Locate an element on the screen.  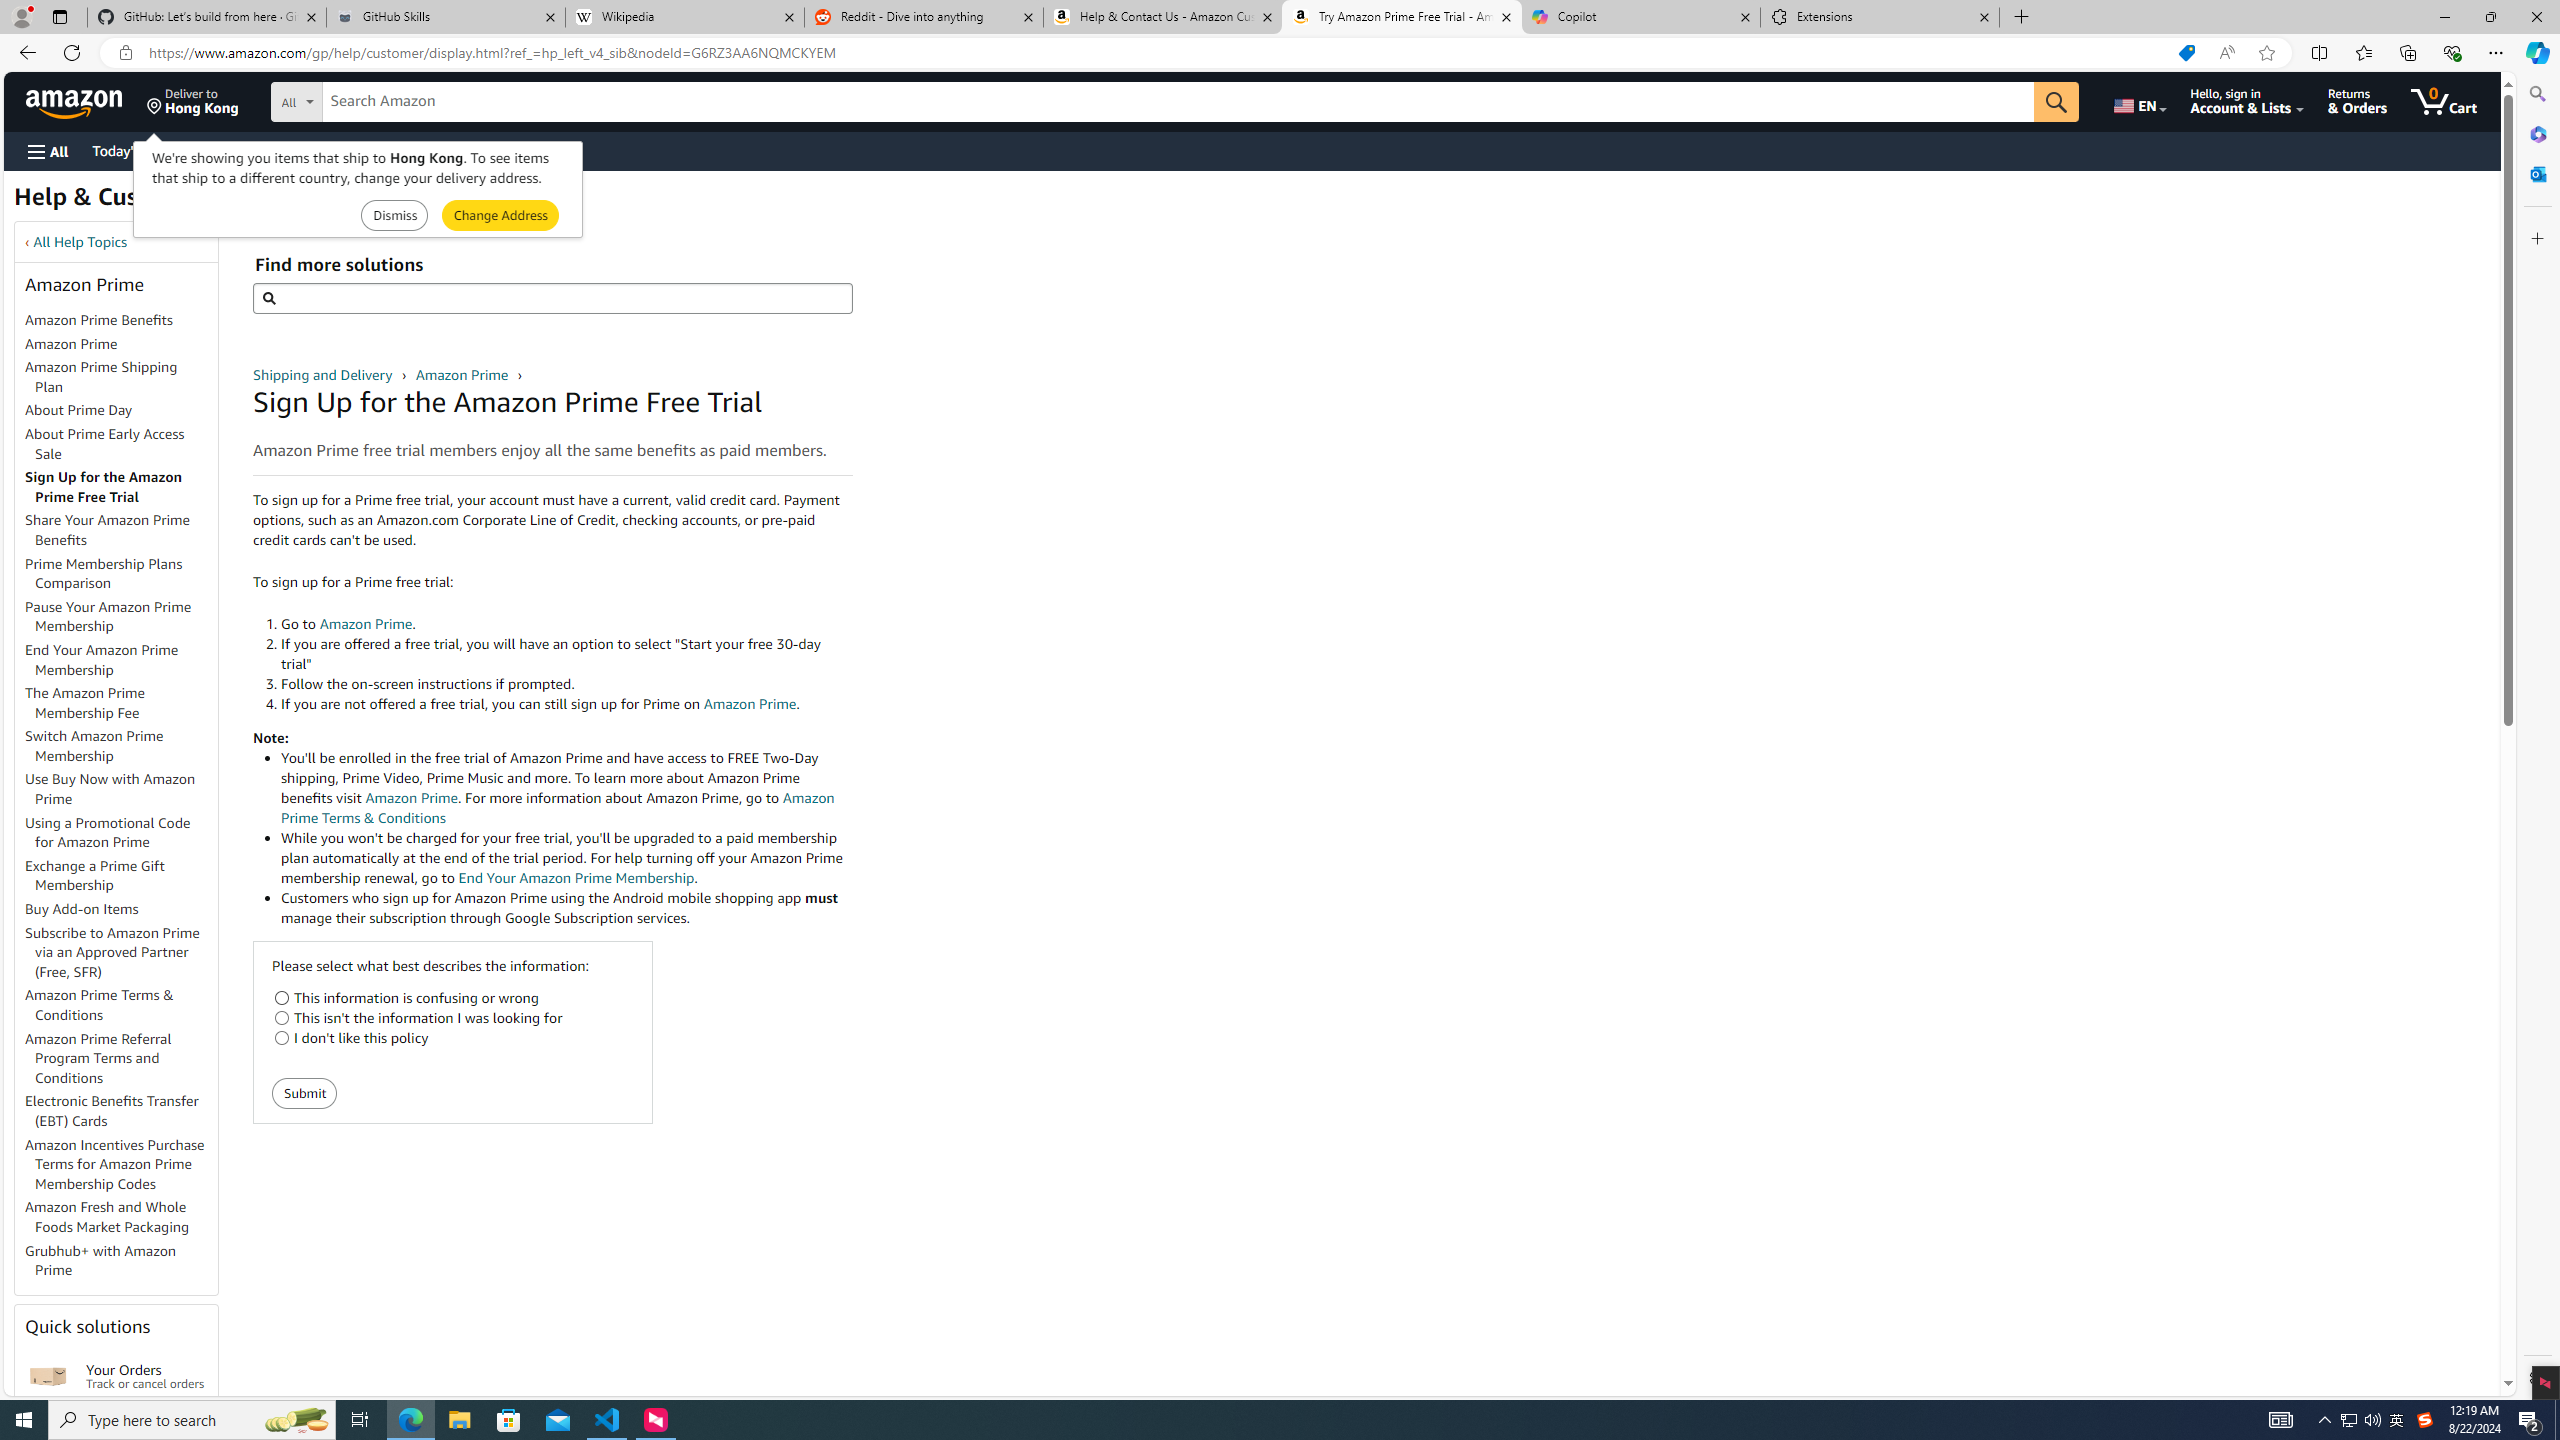
'Using a Promotional Code for Amazon Prime' is located at coordinates (121, 832).